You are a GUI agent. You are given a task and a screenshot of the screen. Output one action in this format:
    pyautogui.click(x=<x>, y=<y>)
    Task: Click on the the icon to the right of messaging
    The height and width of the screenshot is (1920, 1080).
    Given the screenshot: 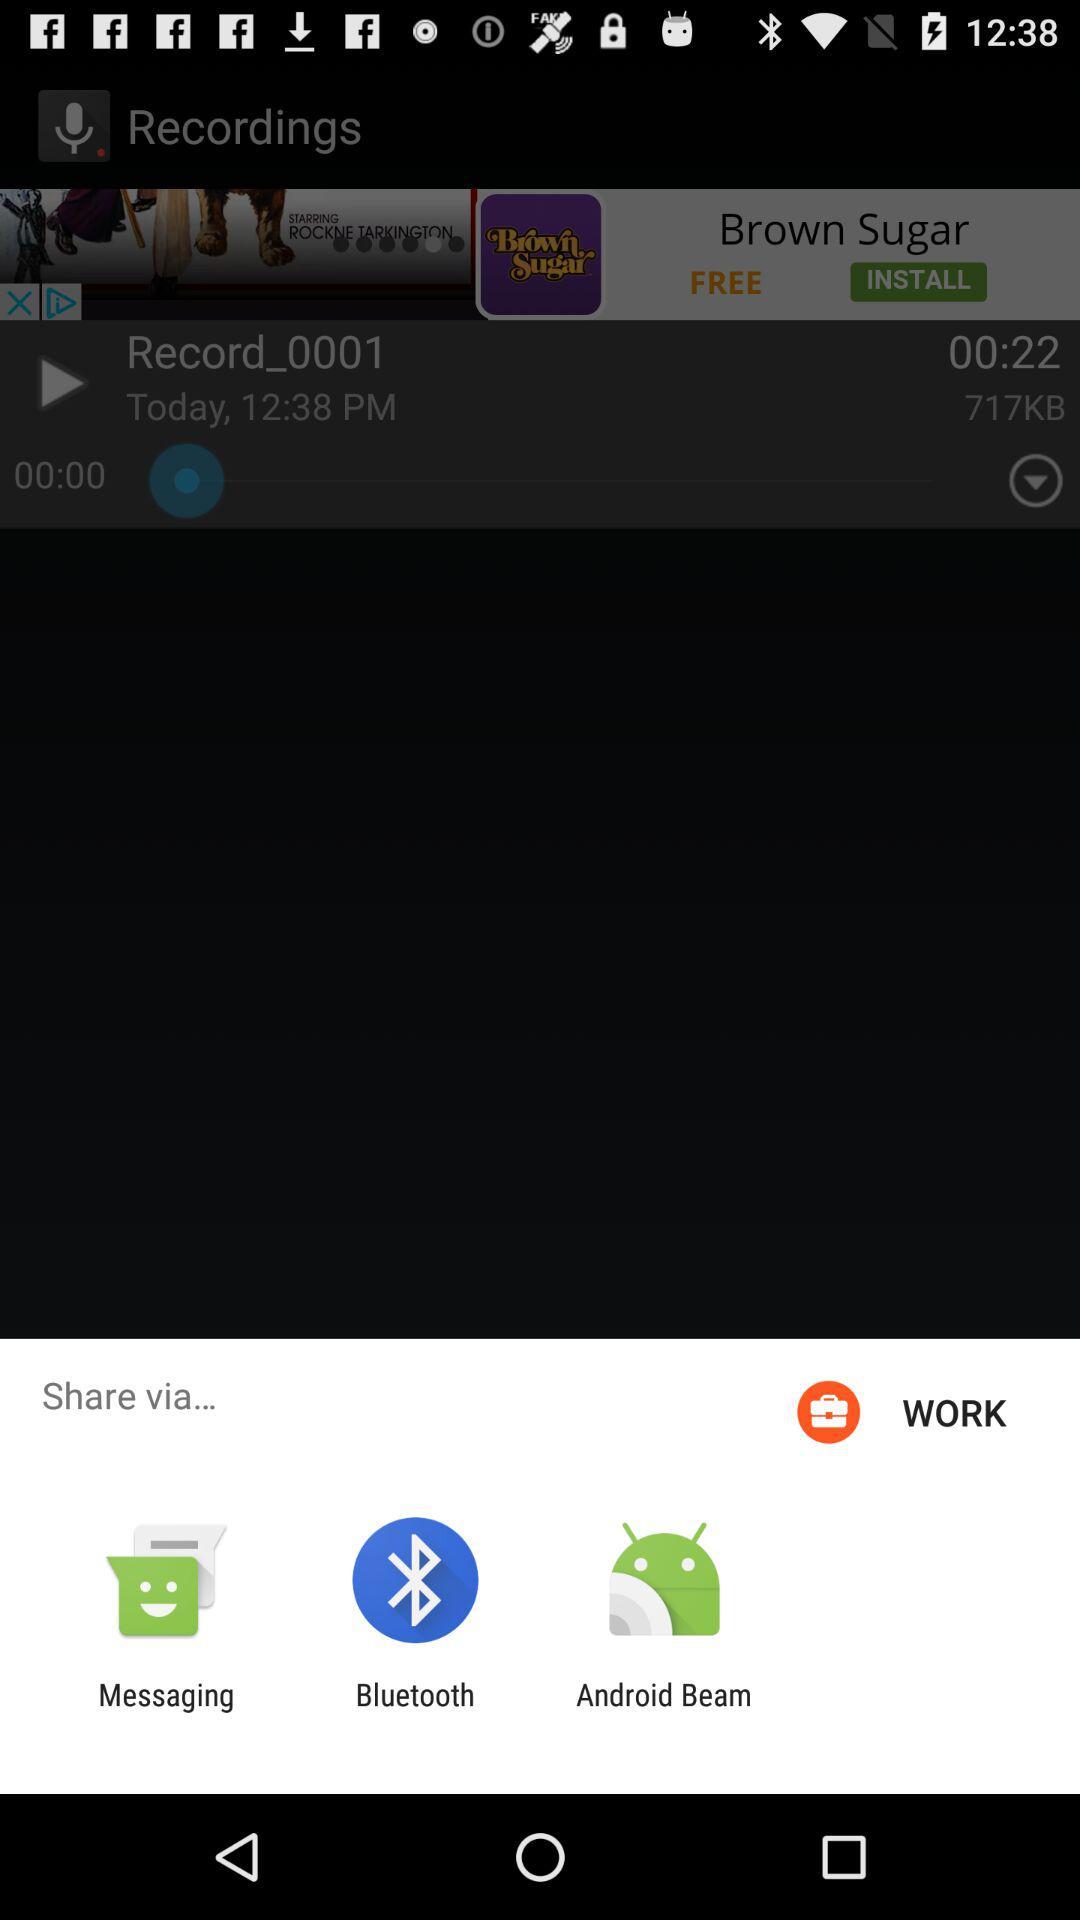 What is the action you would take?
    pyautogui.click(x=414, y=1711)
    